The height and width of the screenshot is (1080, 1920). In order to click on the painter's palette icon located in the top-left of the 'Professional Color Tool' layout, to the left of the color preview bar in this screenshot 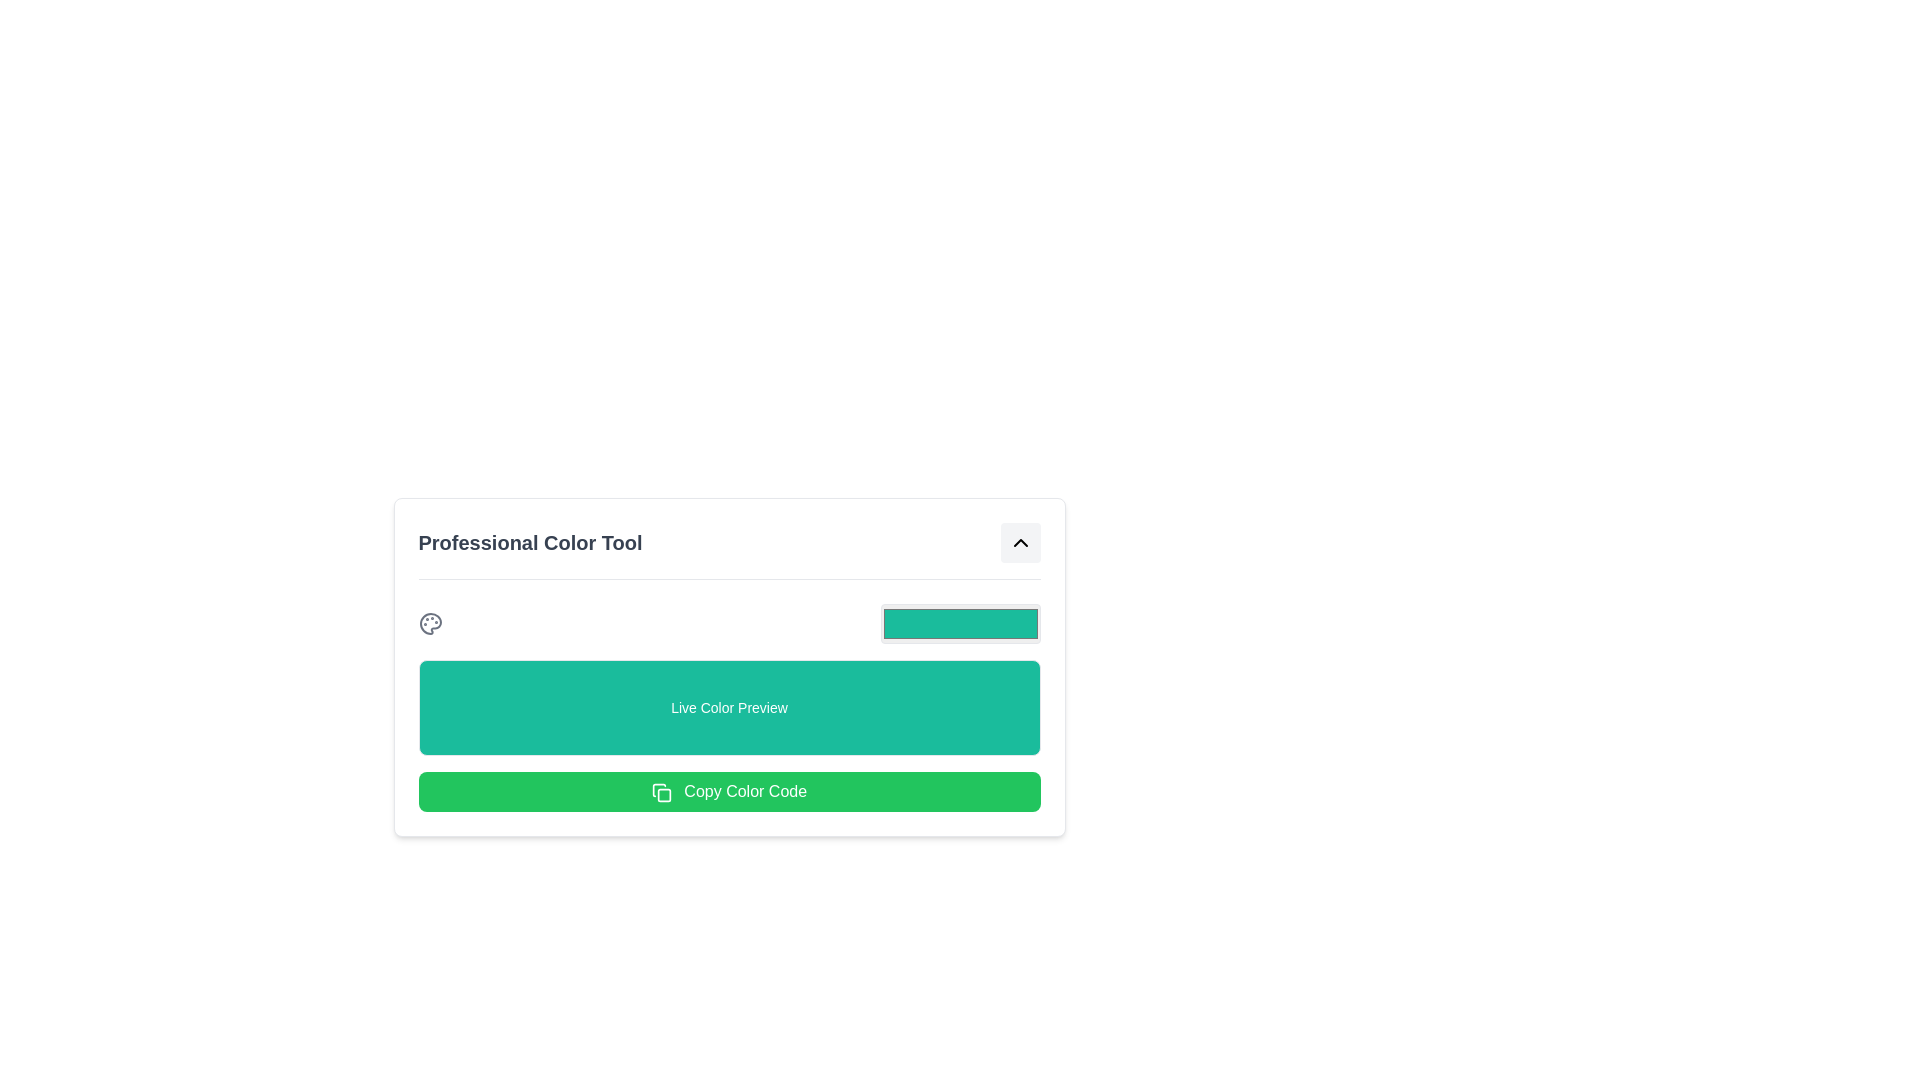, I will do `click(429, 623)`.